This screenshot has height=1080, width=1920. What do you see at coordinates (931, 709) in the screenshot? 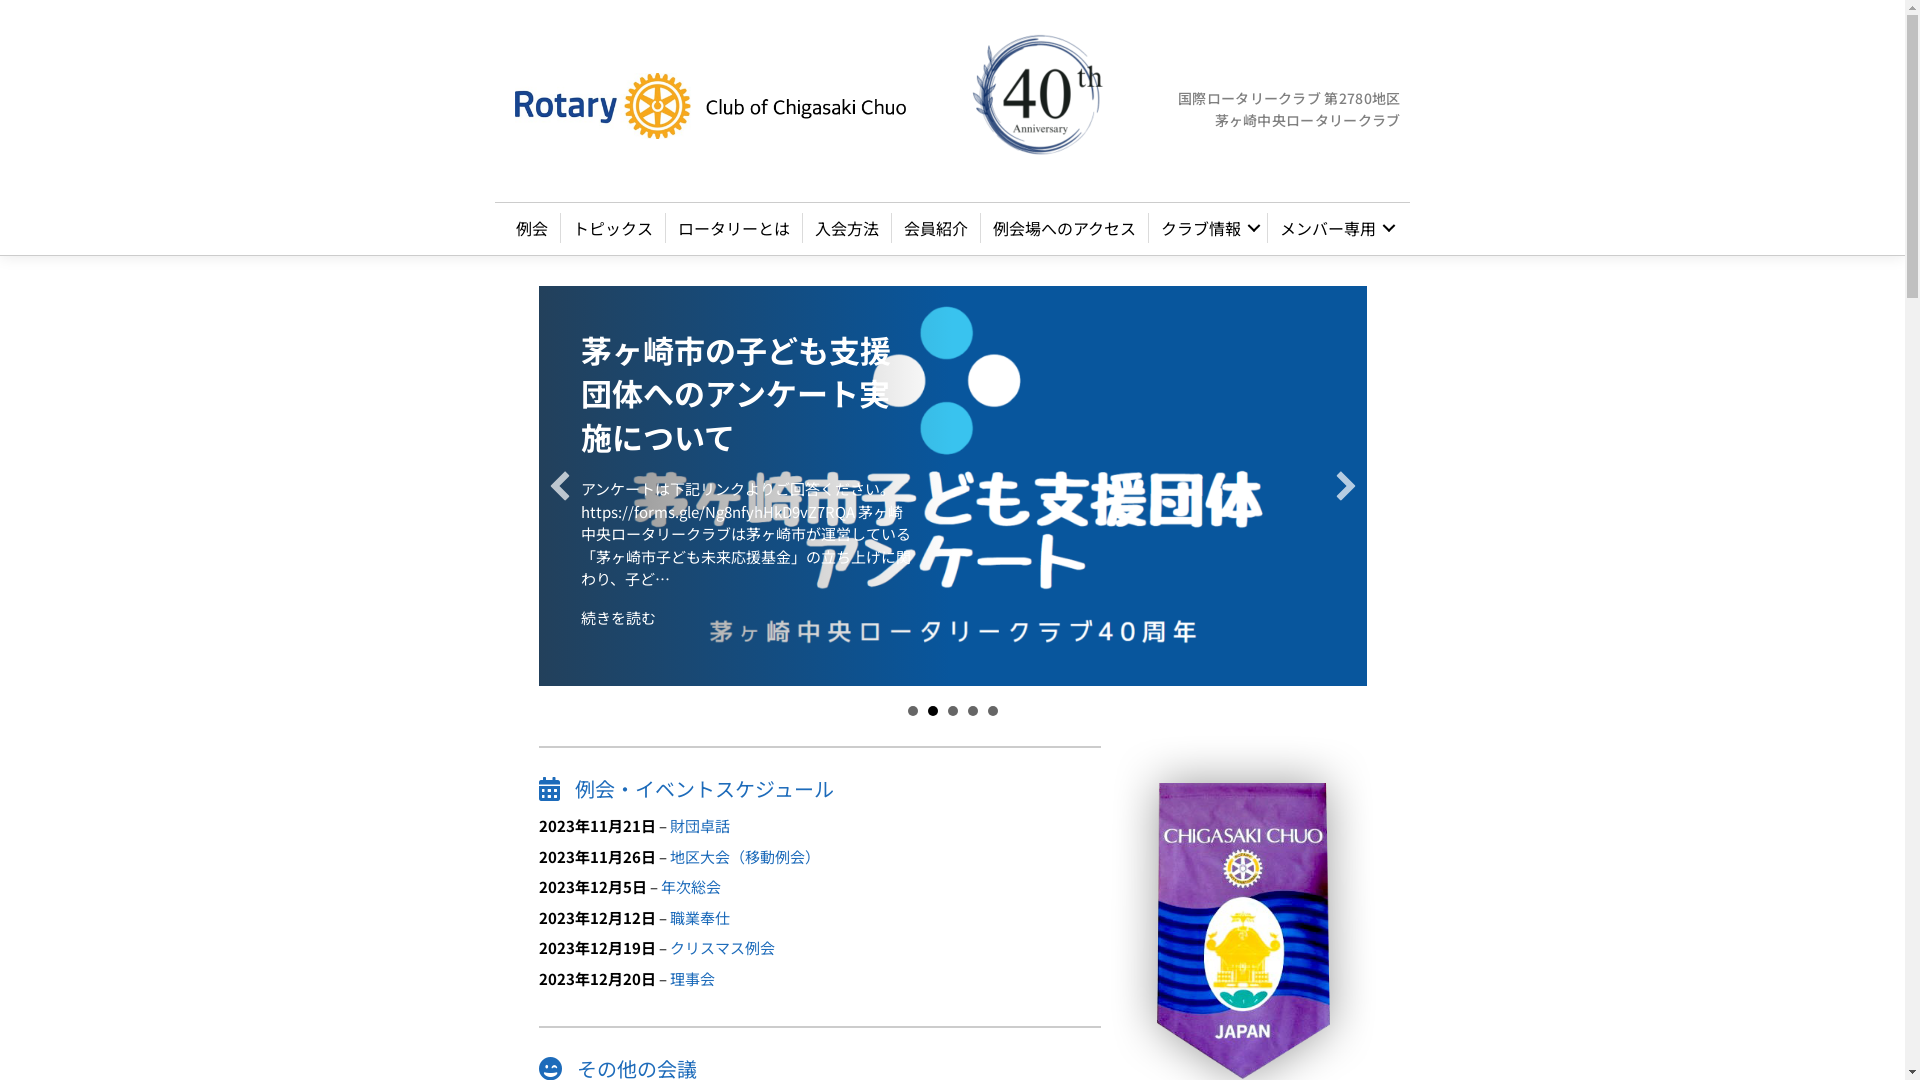
I see `'2'` at bounding box center [931, 709].